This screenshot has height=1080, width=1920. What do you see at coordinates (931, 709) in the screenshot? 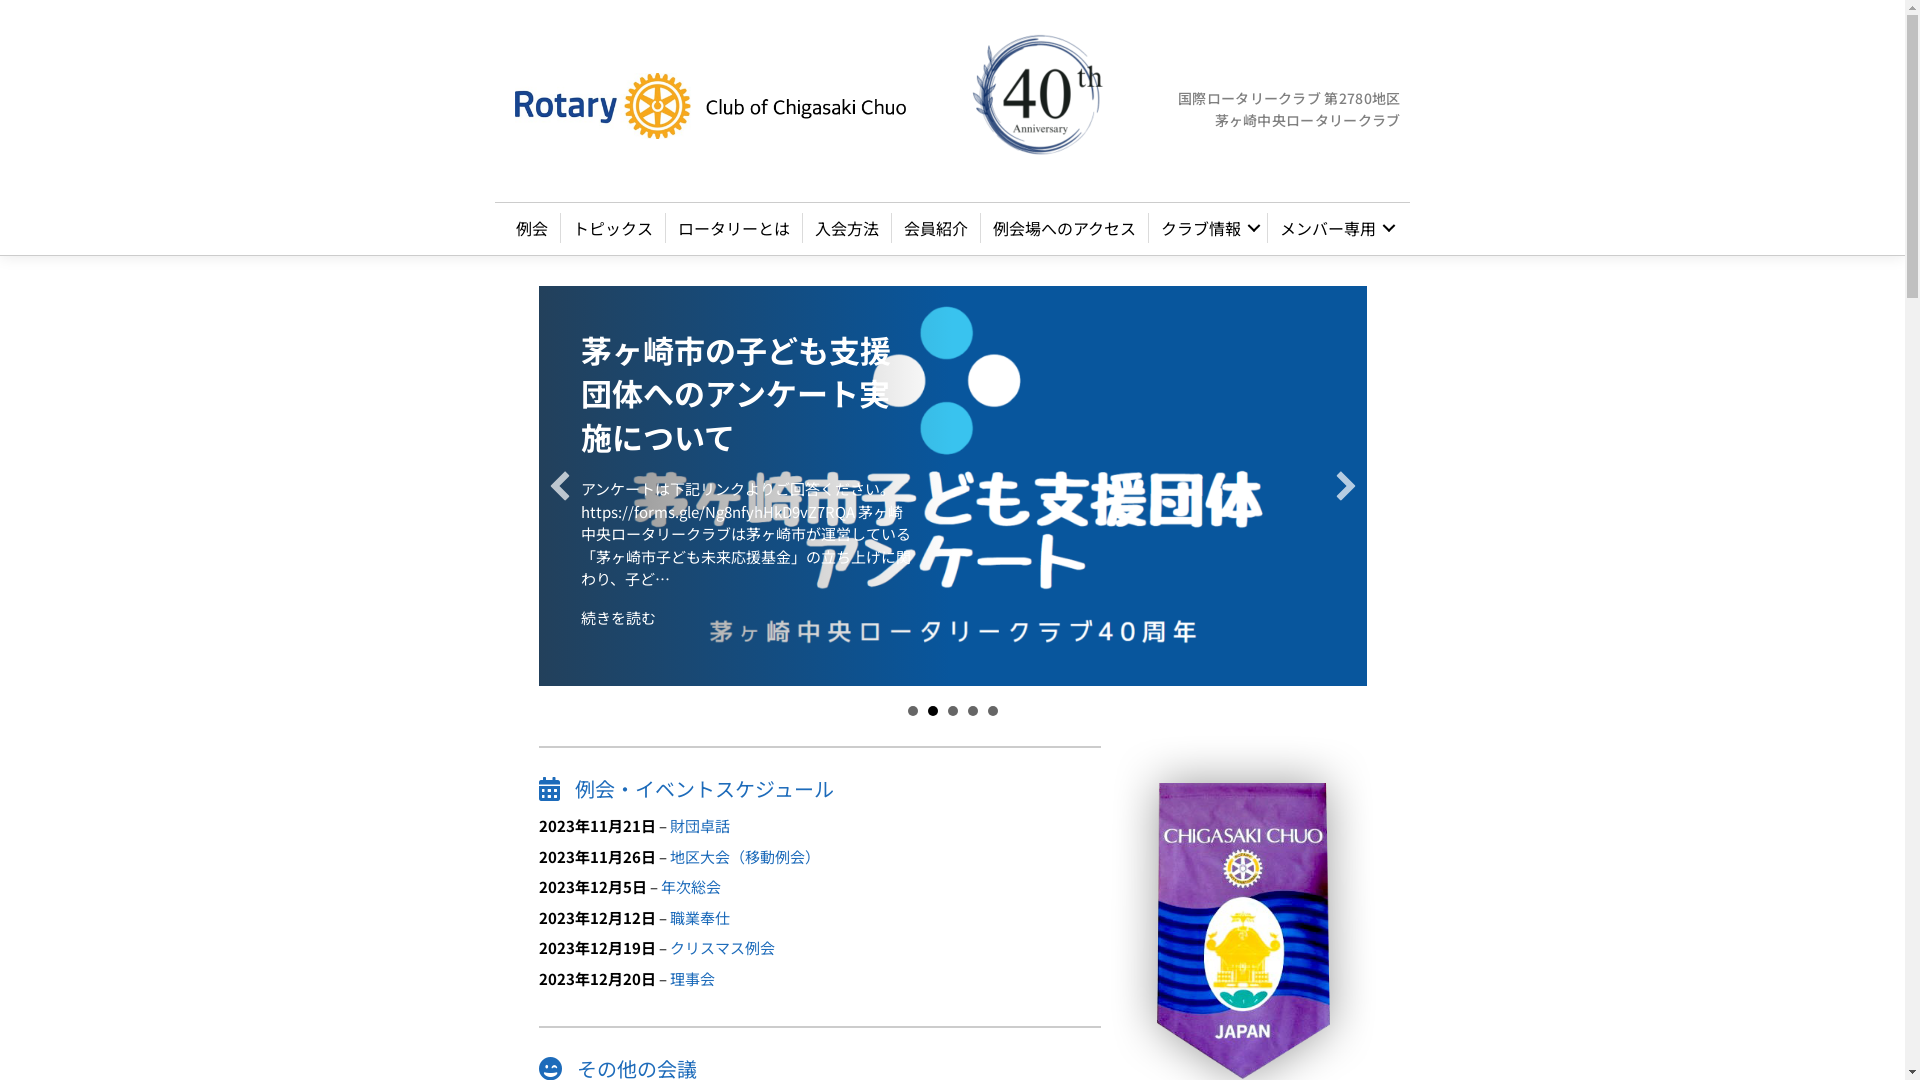
I see `'2'` at bounding box center [931, 709].